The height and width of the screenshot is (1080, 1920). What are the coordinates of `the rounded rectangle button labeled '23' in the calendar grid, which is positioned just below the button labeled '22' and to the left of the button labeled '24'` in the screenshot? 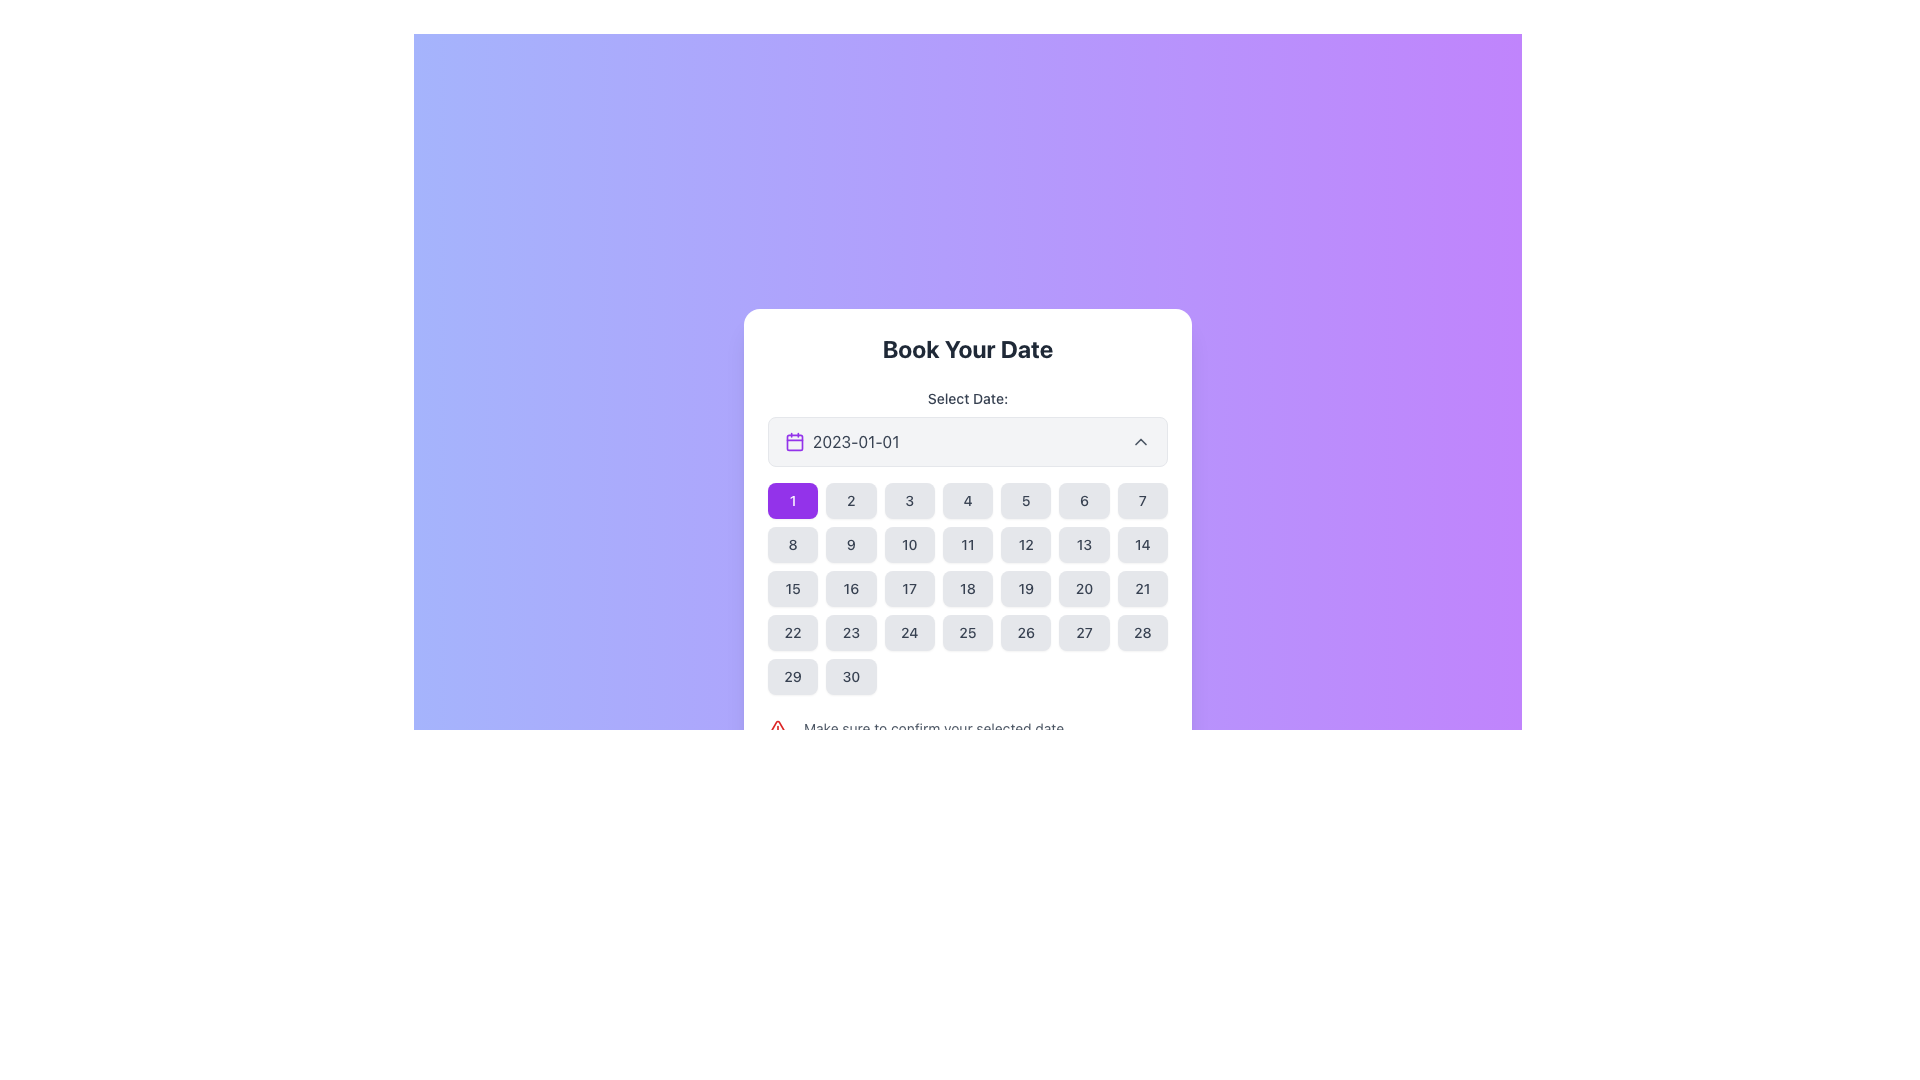 It's located at (851, 632).